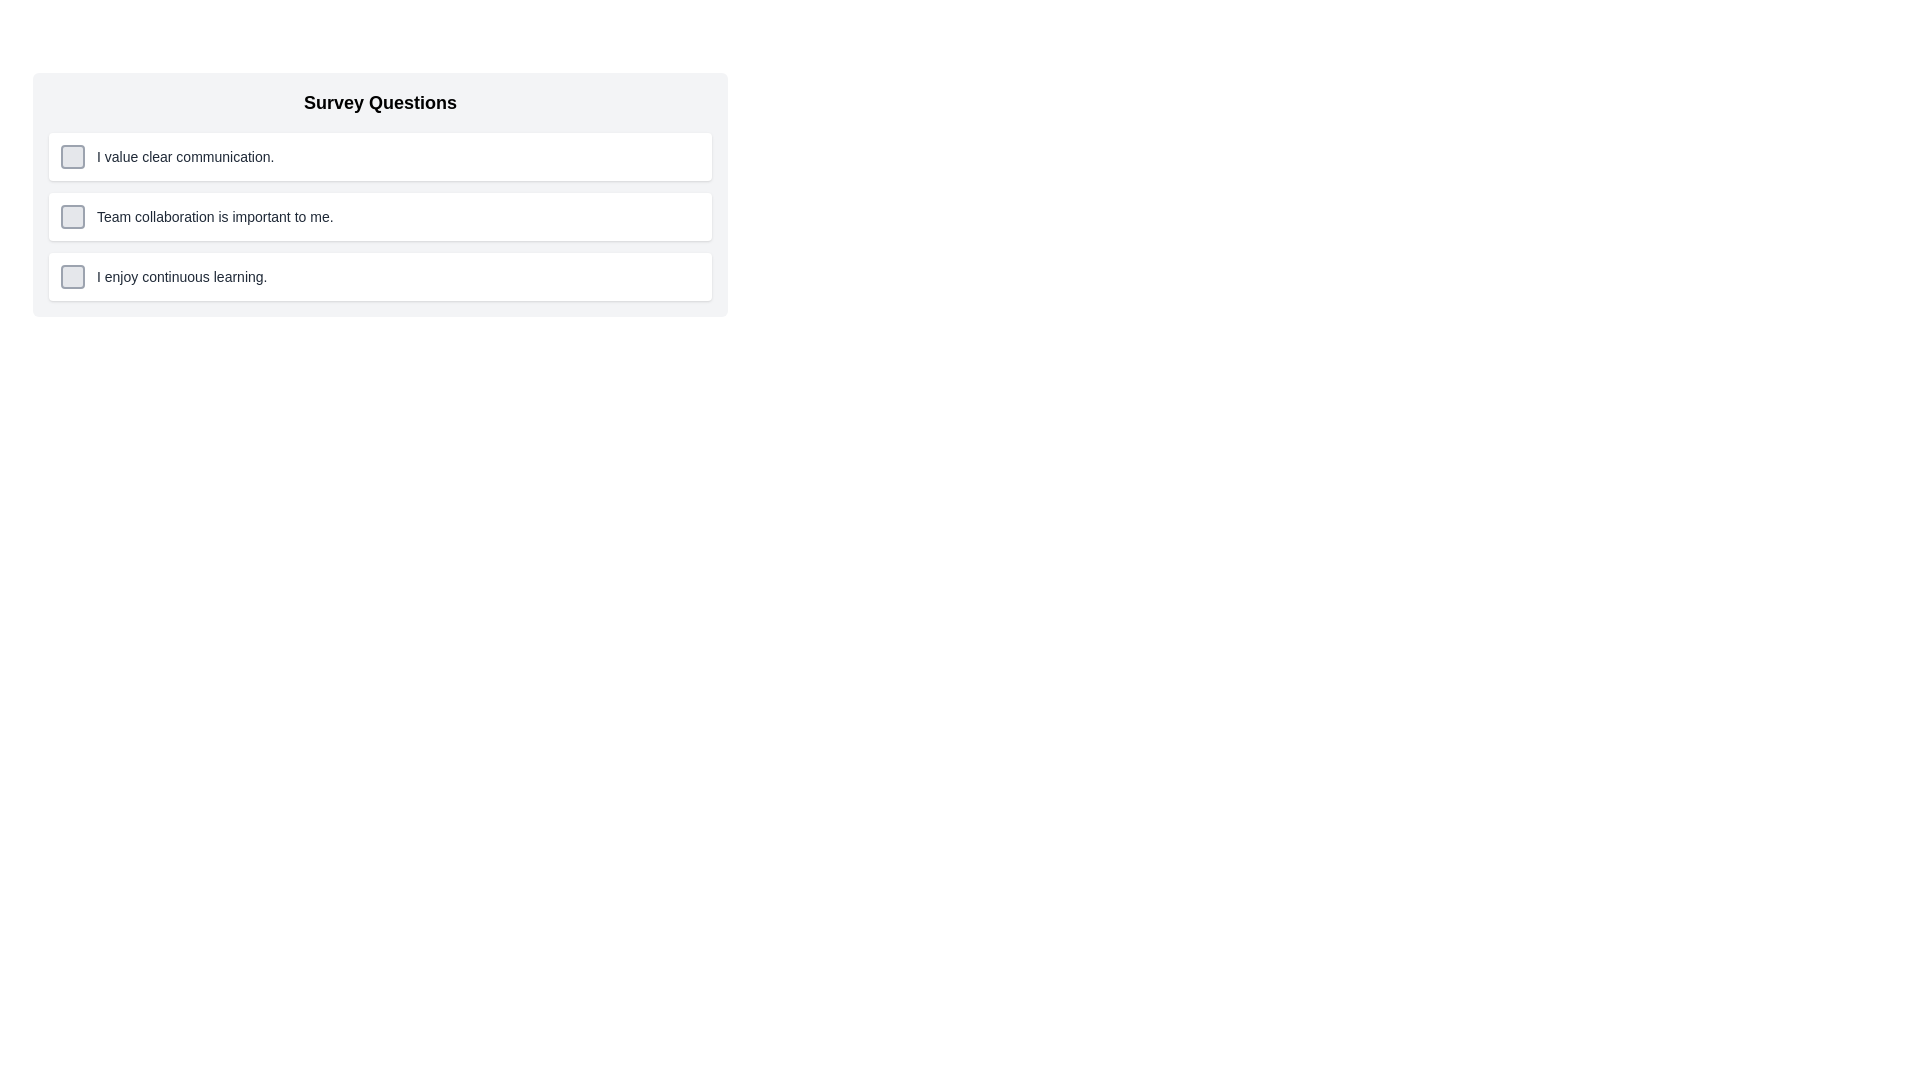  I want to click on the checkbox labeled 'I enjoy continuous learning.', so click(380, 277).